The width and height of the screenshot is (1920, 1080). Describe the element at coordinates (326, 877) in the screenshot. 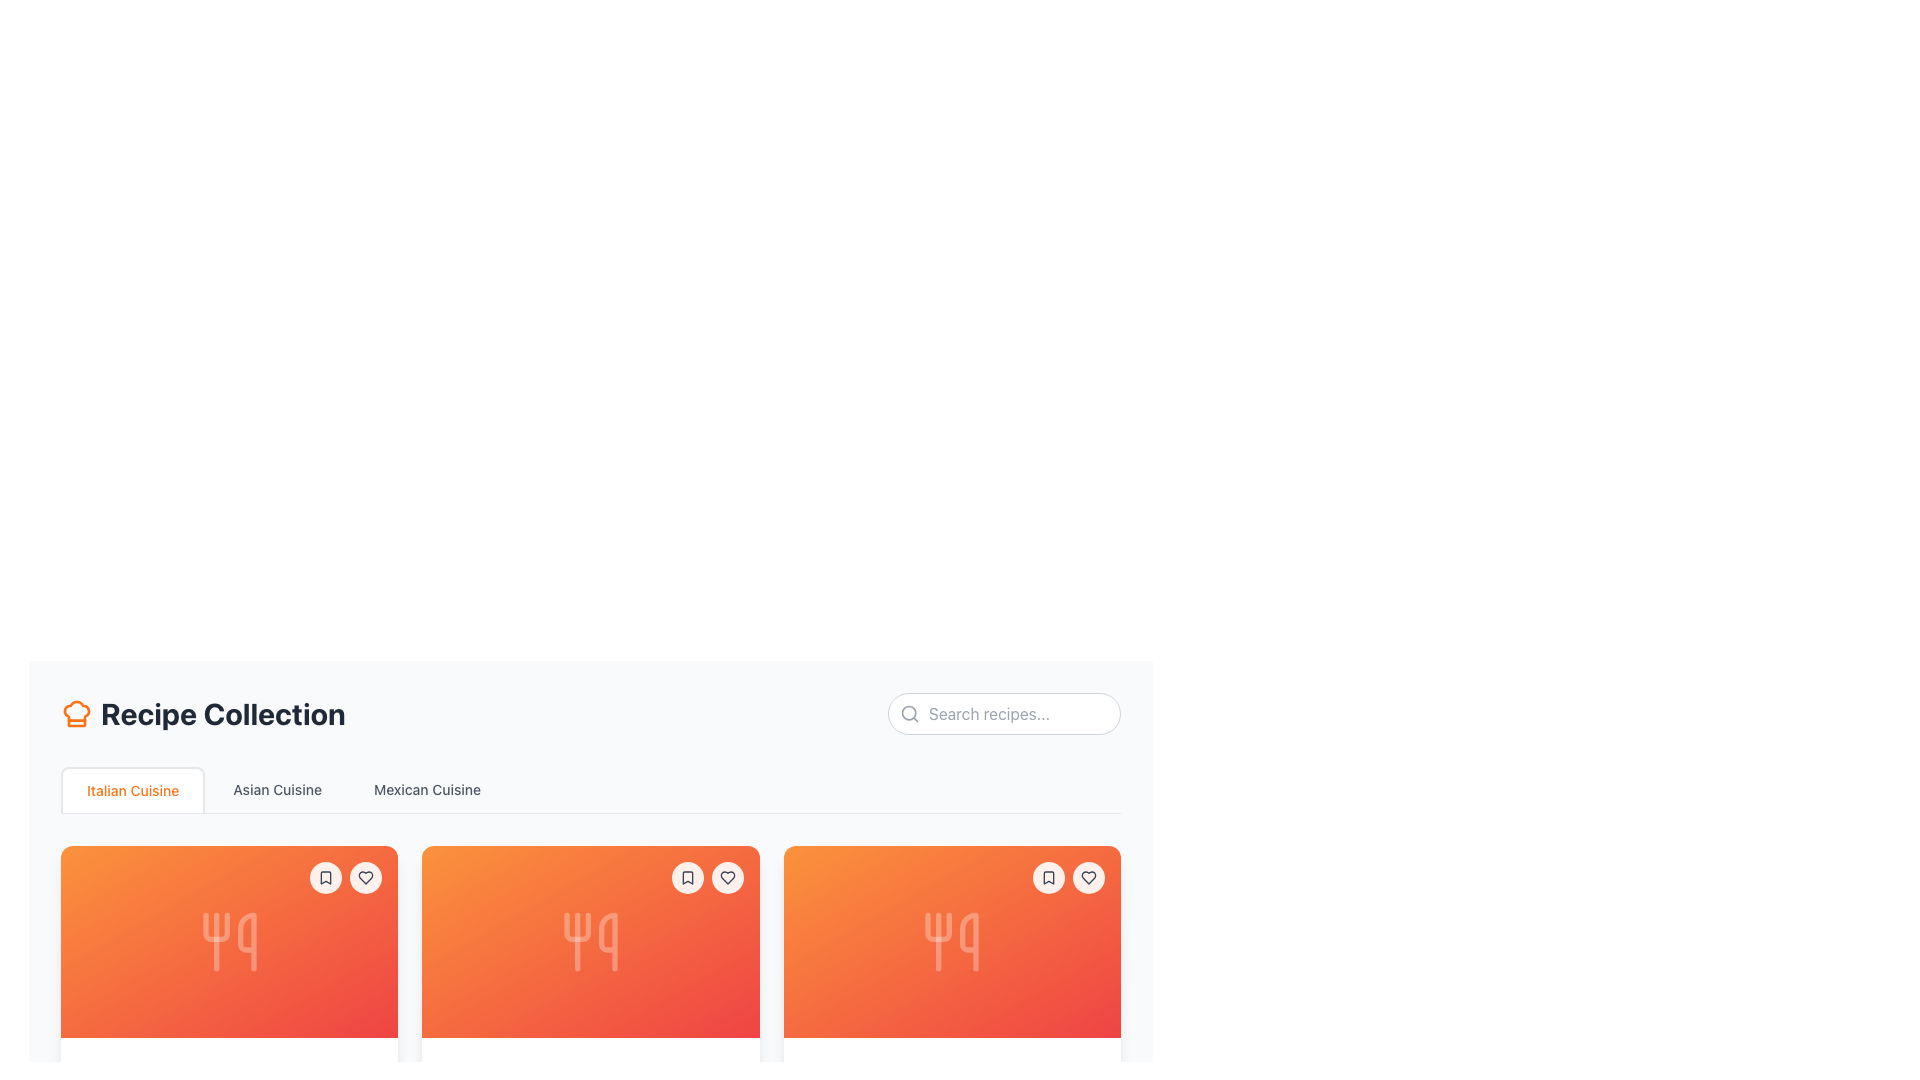

I see `the first bookmark button located at the right corner of the first item card in the grid layout` at that location.